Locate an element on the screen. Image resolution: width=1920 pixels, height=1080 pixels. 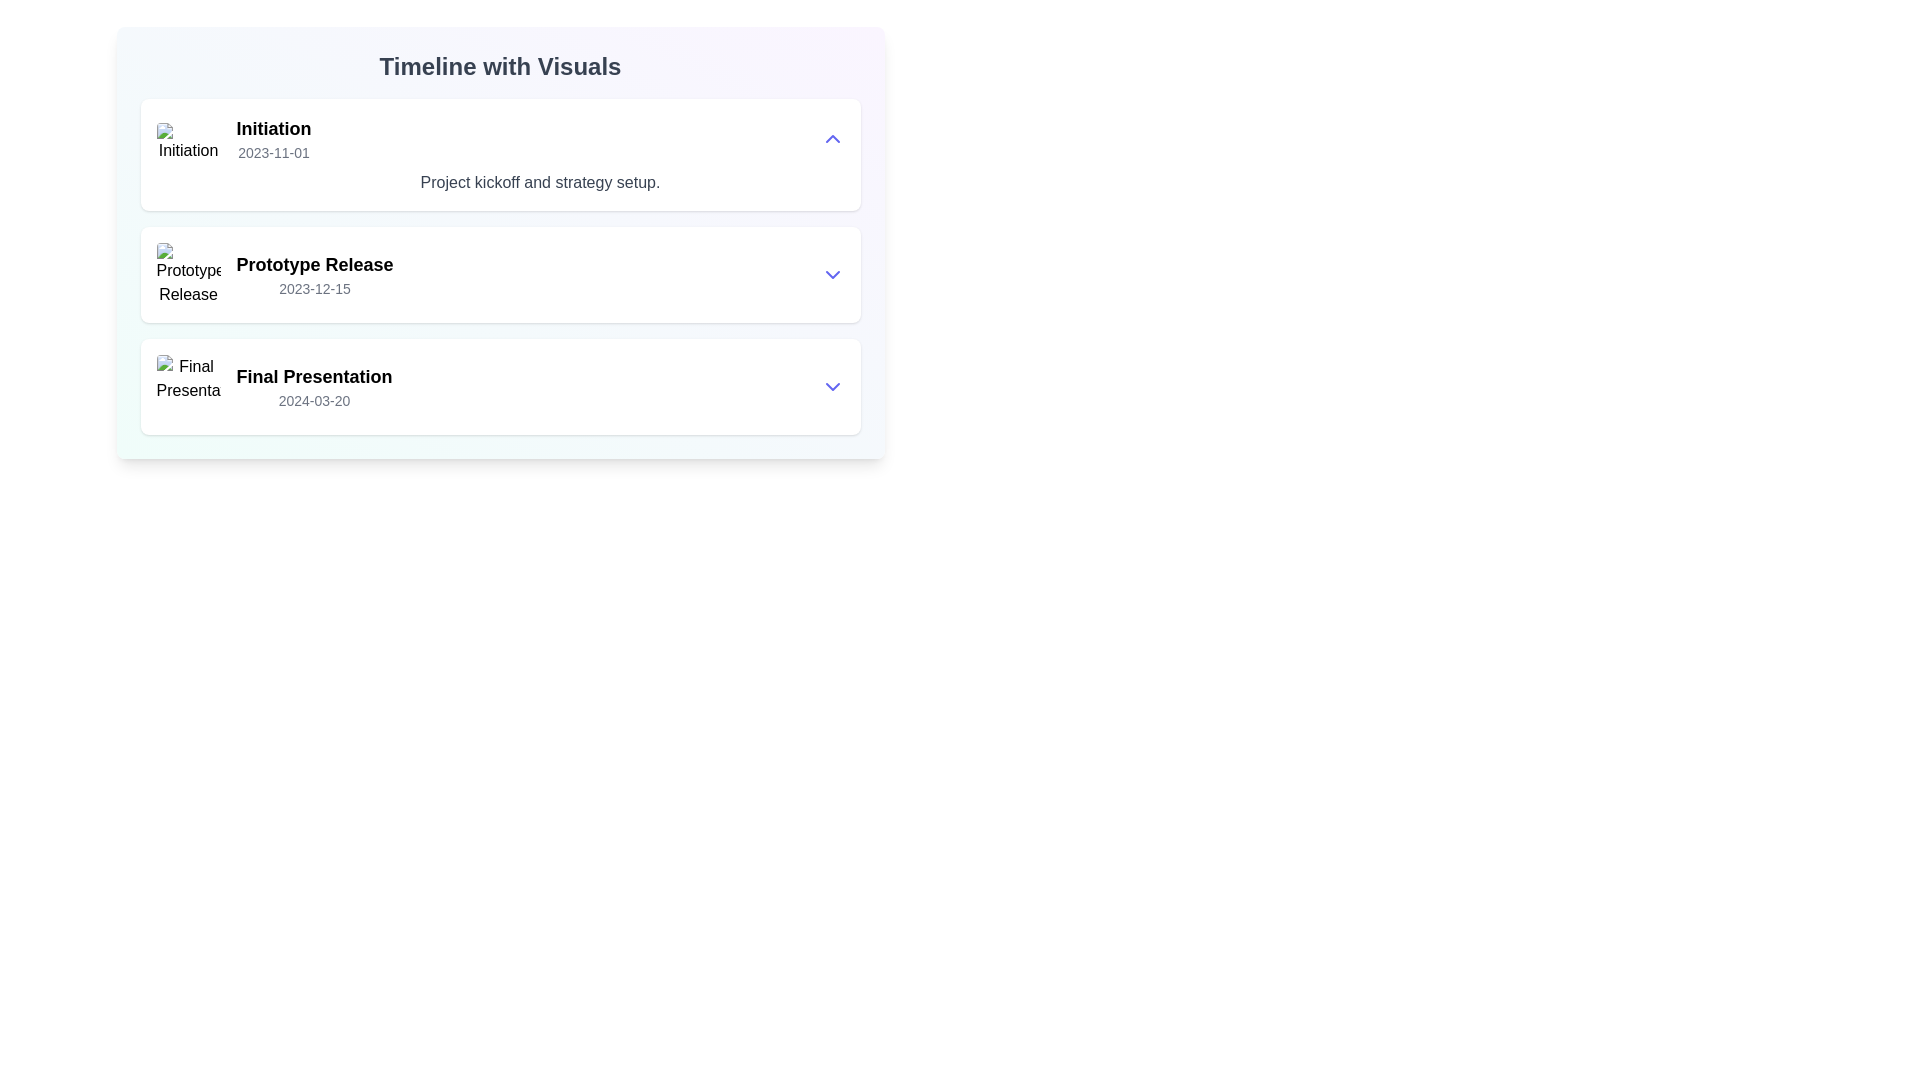
the small blue upward-facing chevron icon button located in the top-right corner of the 'Initiation' card dated '2023-11-01' is located at coordinates (832, 137).